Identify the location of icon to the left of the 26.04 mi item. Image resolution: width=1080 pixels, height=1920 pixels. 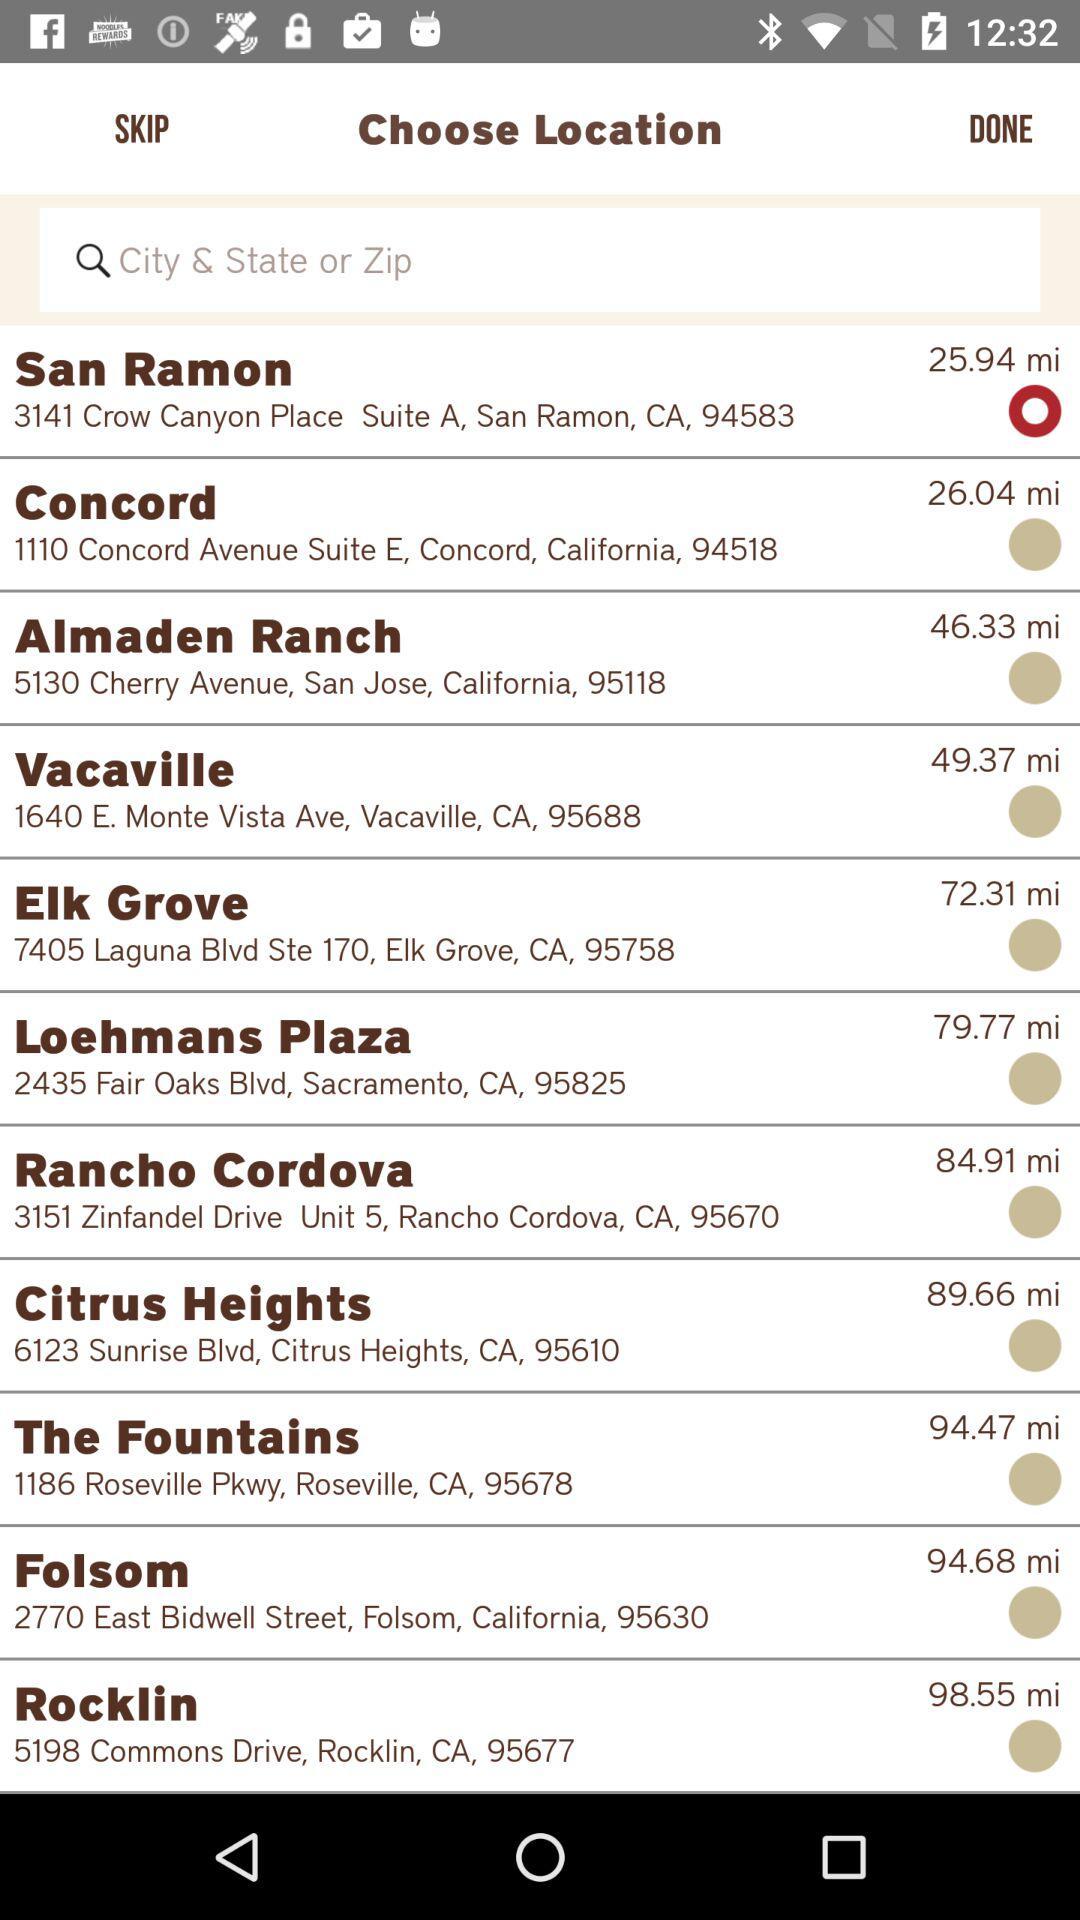
(457, 548).